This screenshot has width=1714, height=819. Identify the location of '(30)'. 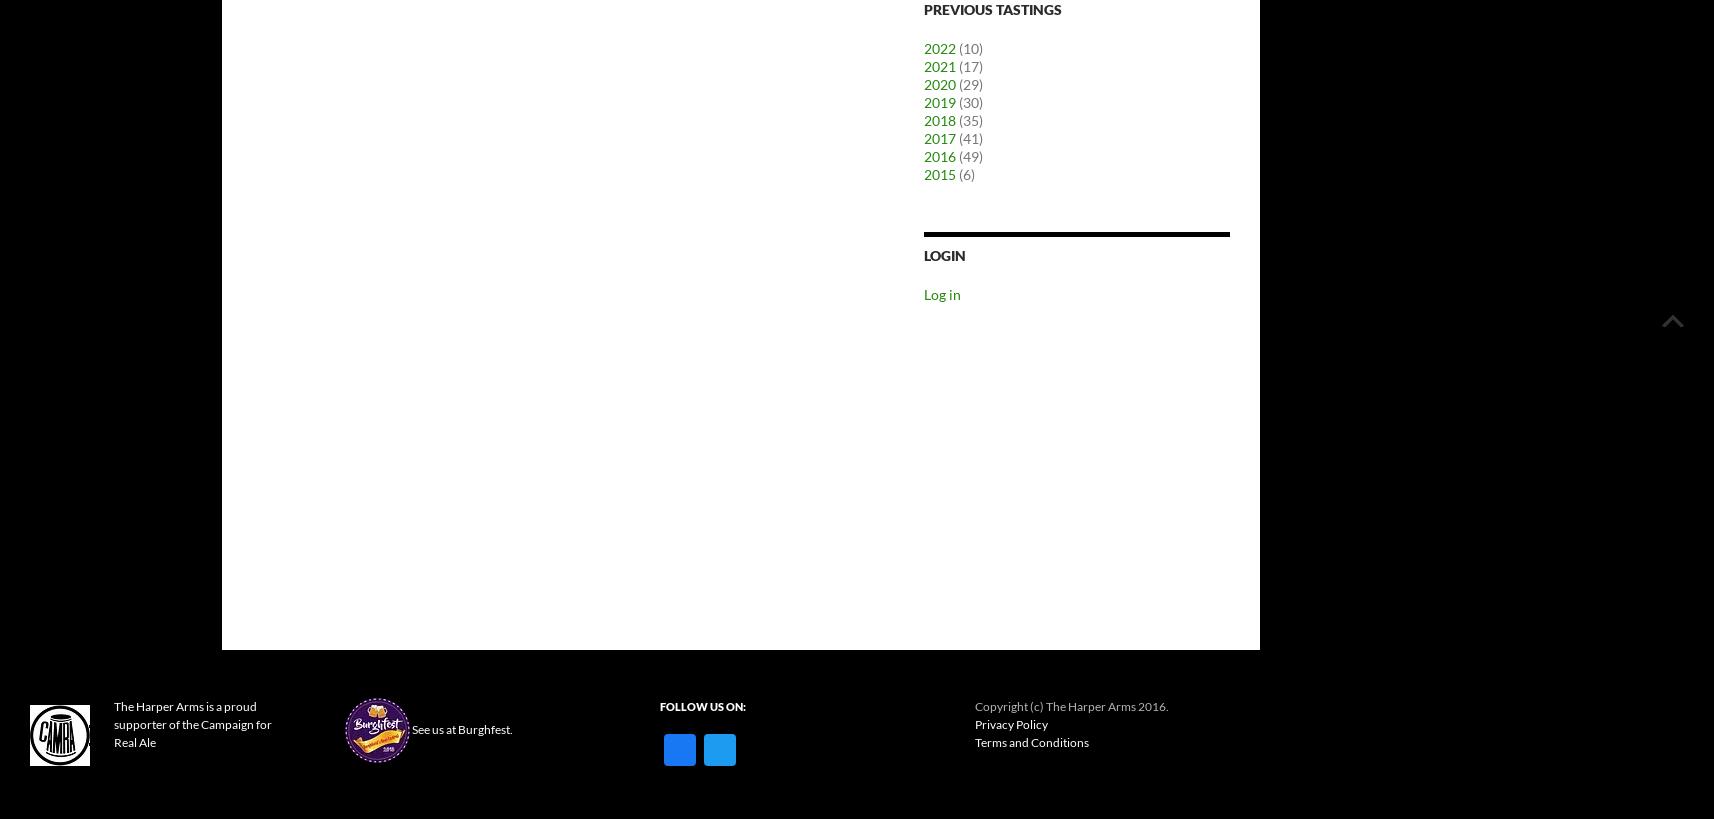
(955, 102).